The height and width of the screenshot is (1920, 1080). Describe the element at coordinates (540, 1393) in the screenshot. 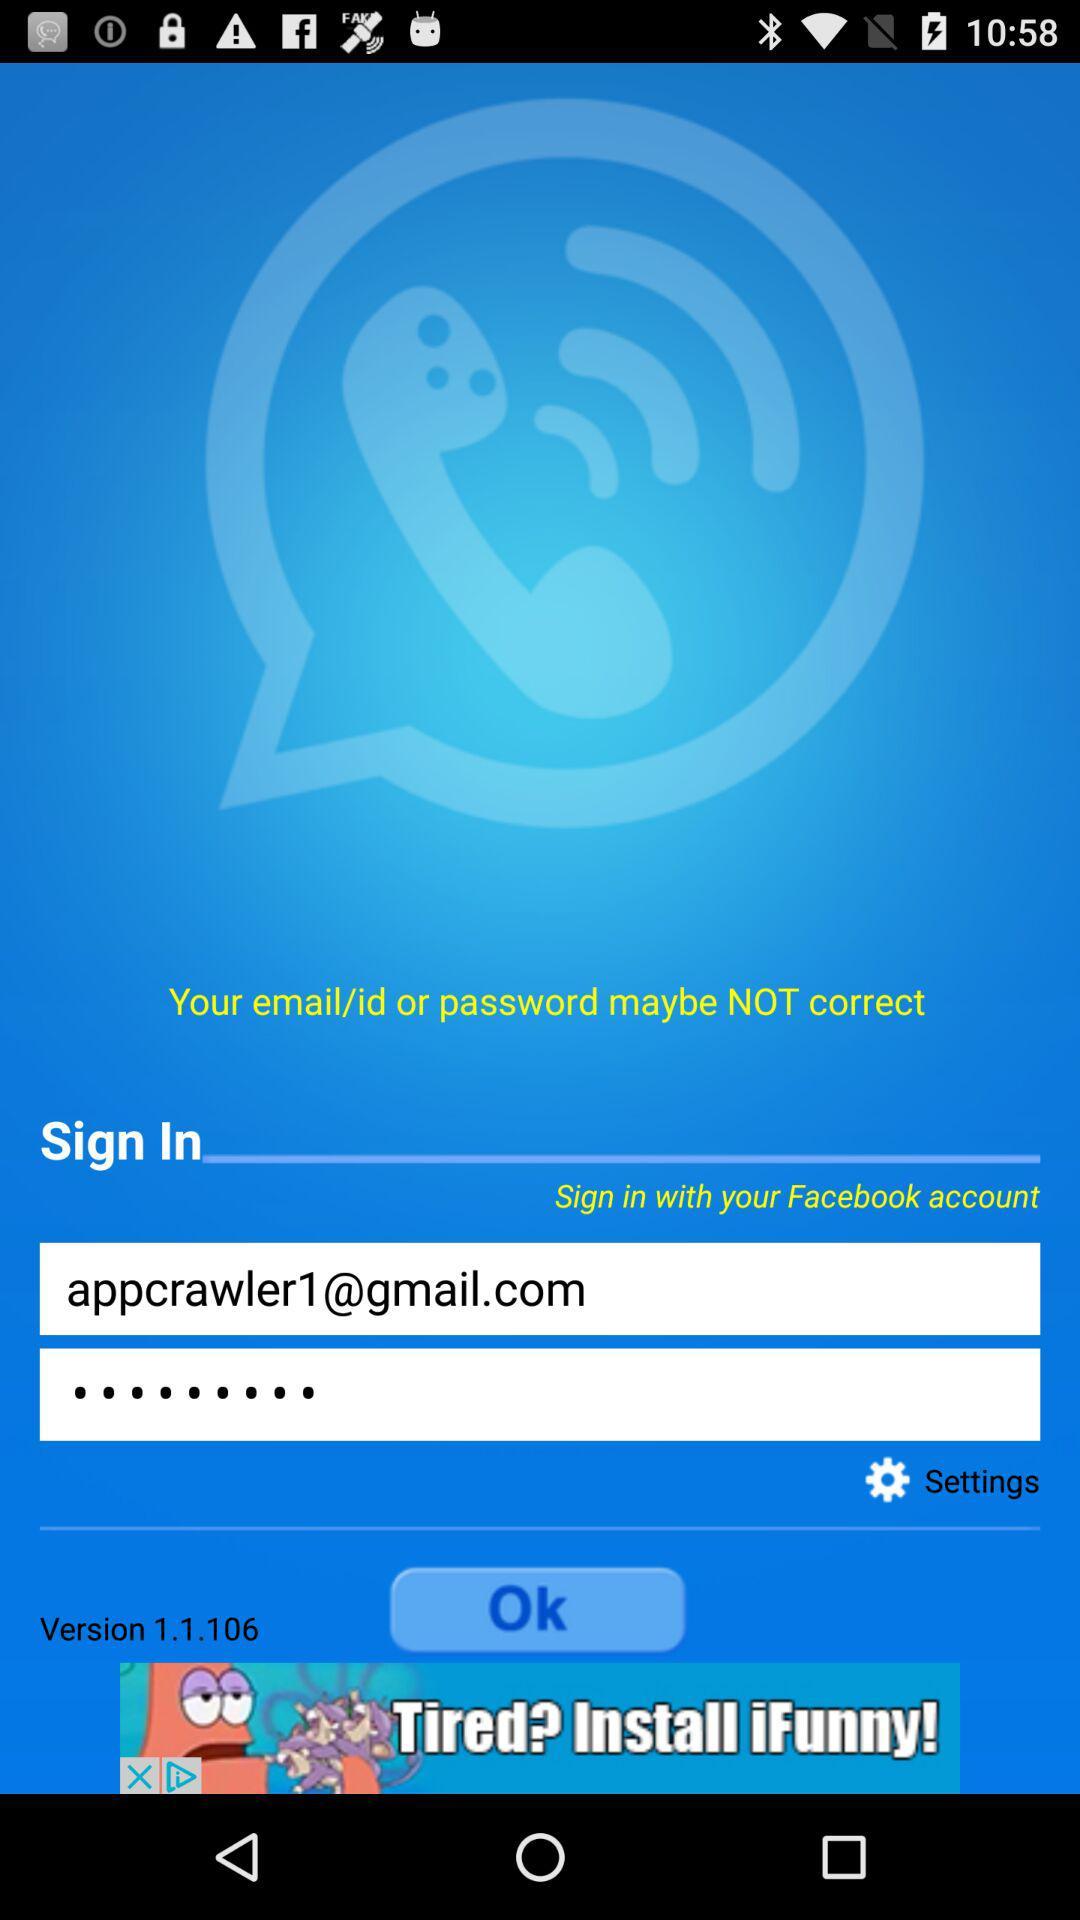

I see `password` at that location.